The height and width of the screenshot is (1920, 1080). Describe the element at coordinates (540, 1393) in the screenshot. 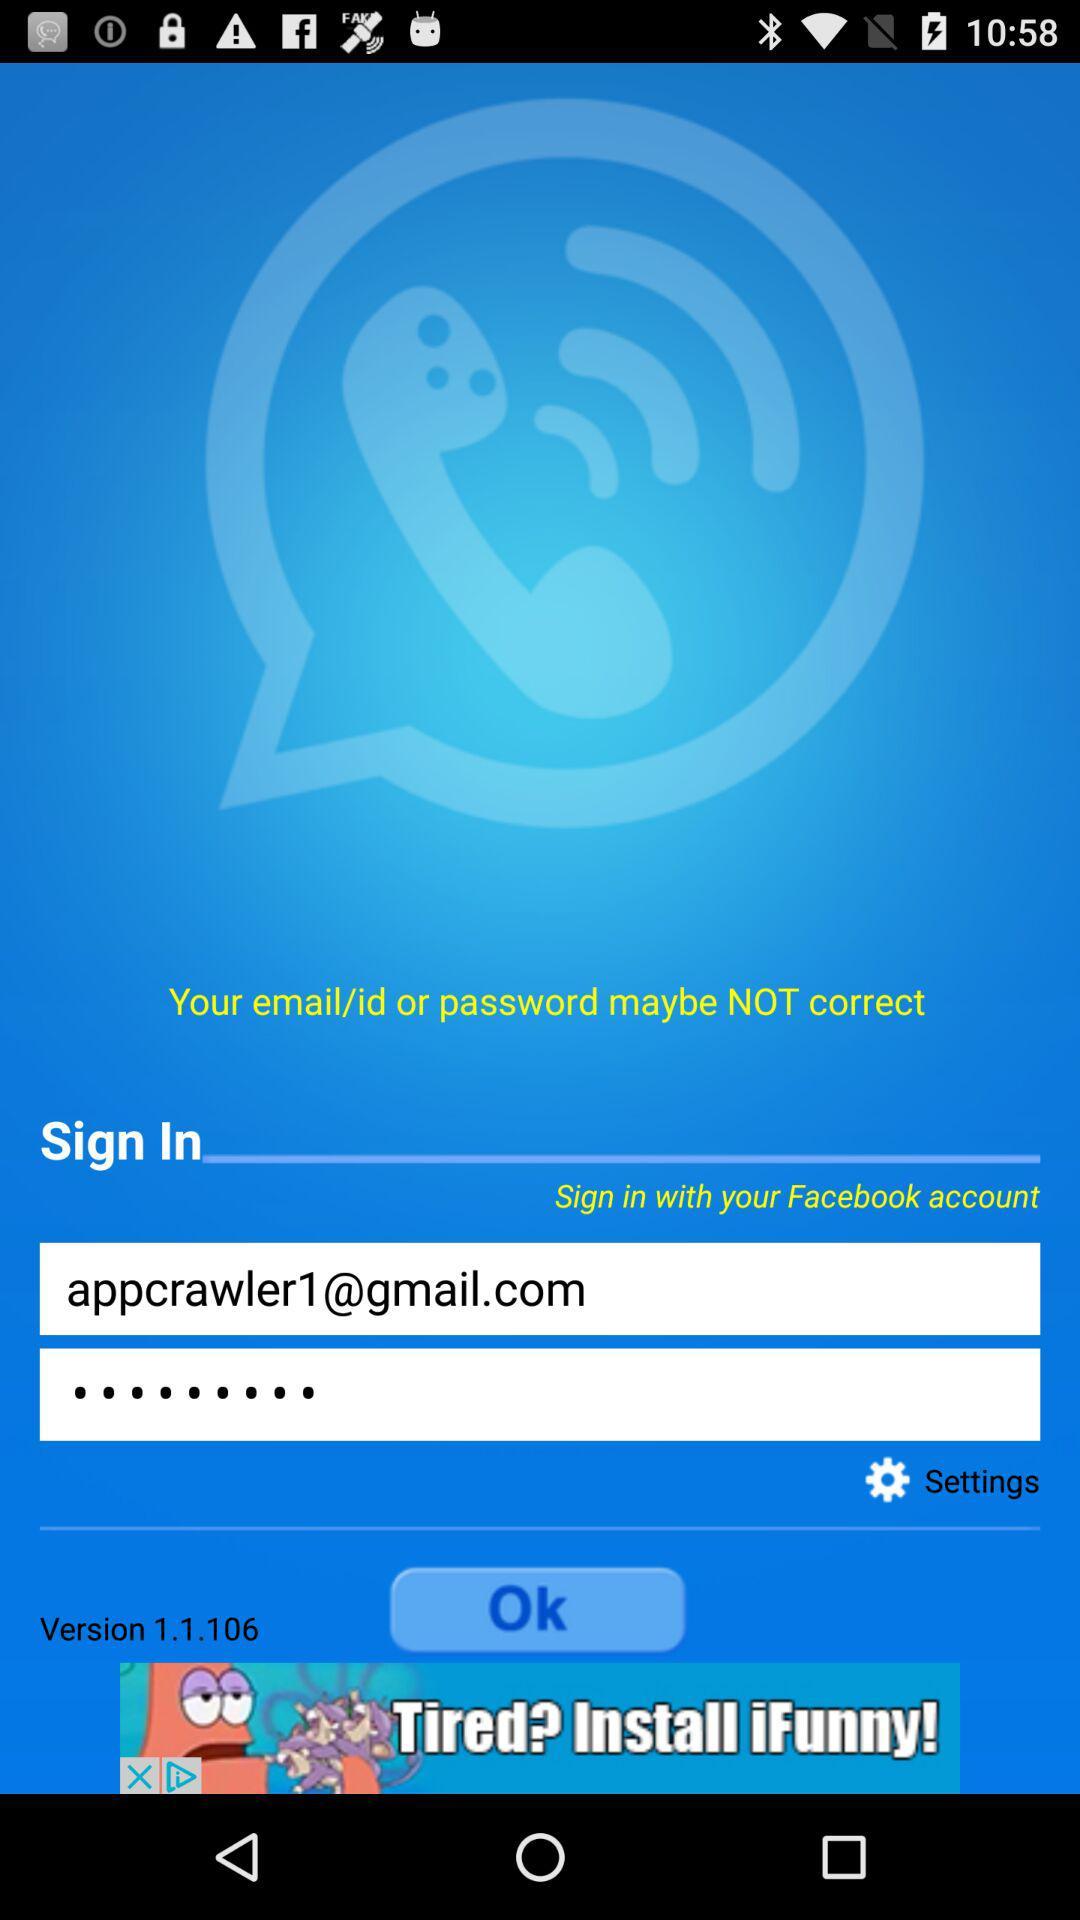

I see `password` at that location.